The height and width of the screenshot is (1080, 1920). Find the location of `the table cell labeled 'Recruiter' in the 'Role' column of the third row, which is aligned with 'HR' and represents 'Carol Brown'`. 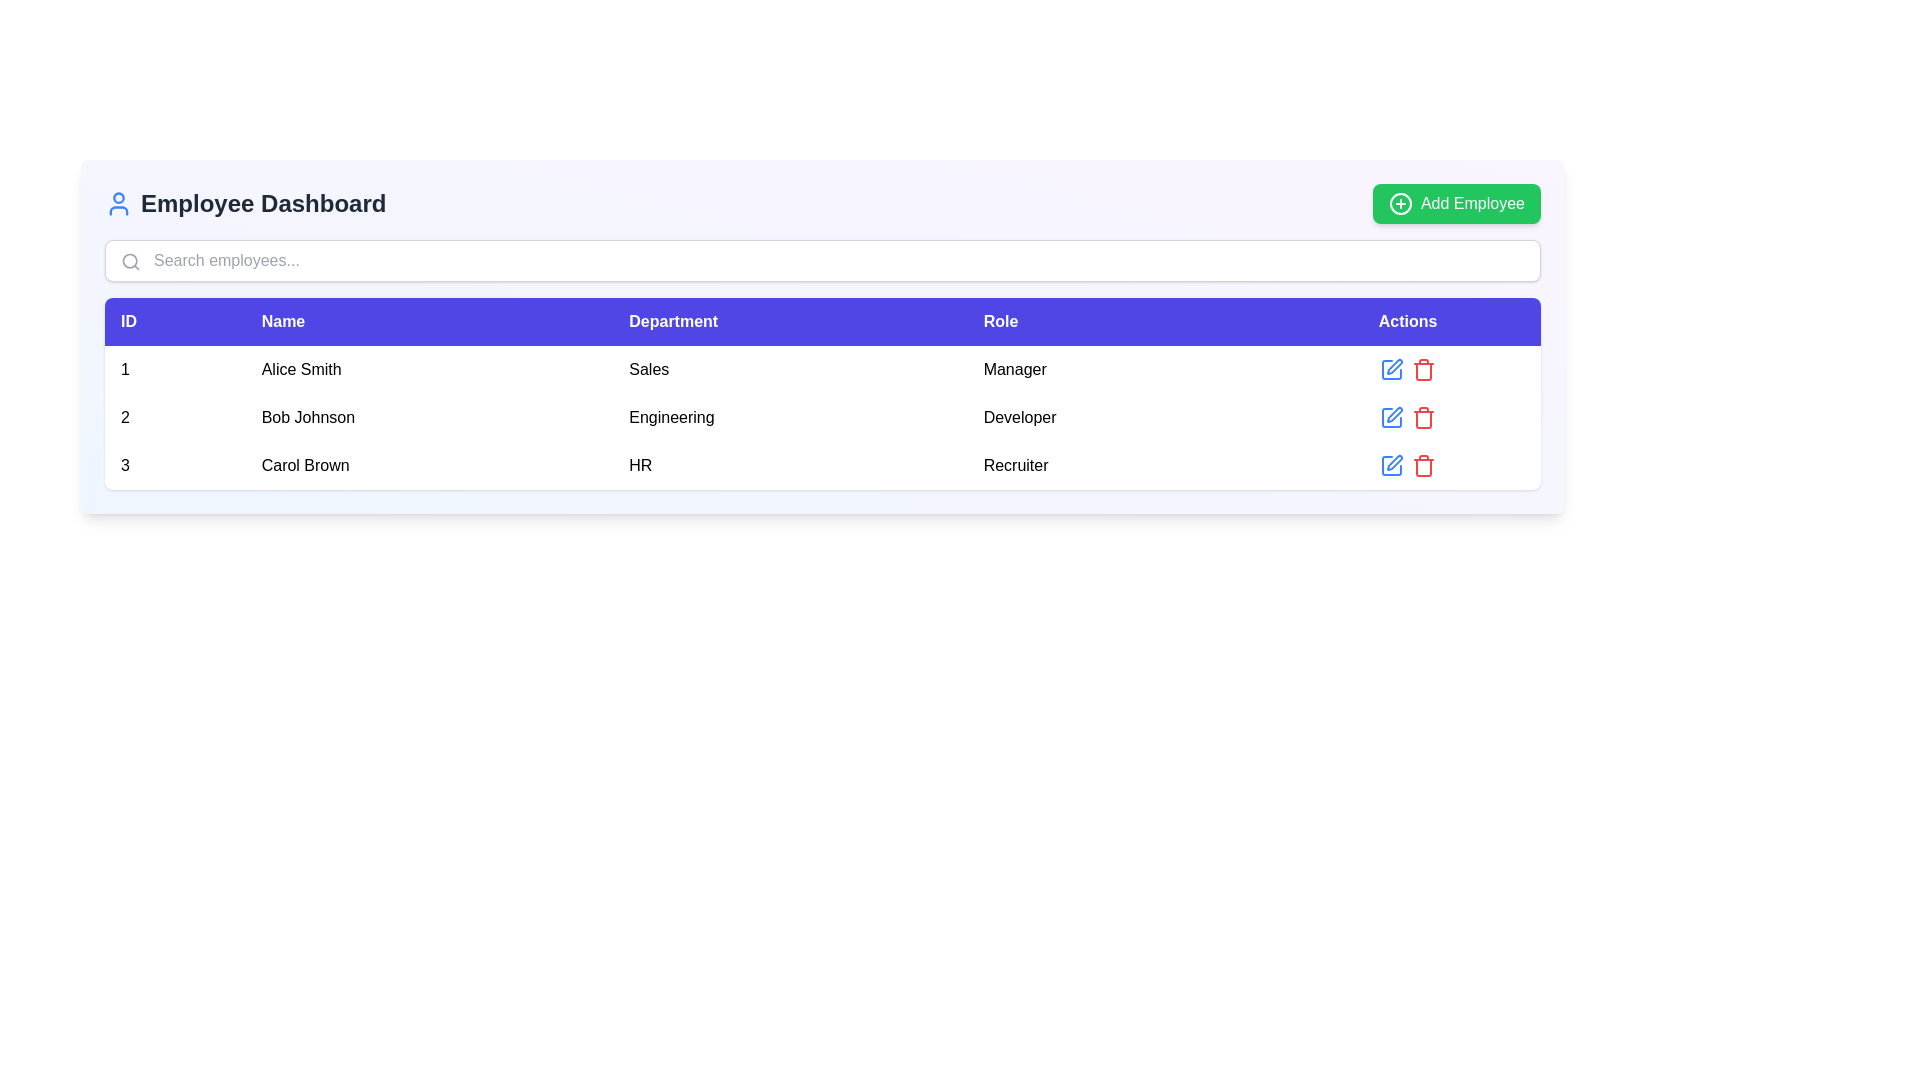

the table cell labeled 'Recruiter' in the 'Role' column of the third row, which is aligned with 'HR' and represents 'Carol Brown' is located at coordinates (1121, 466).